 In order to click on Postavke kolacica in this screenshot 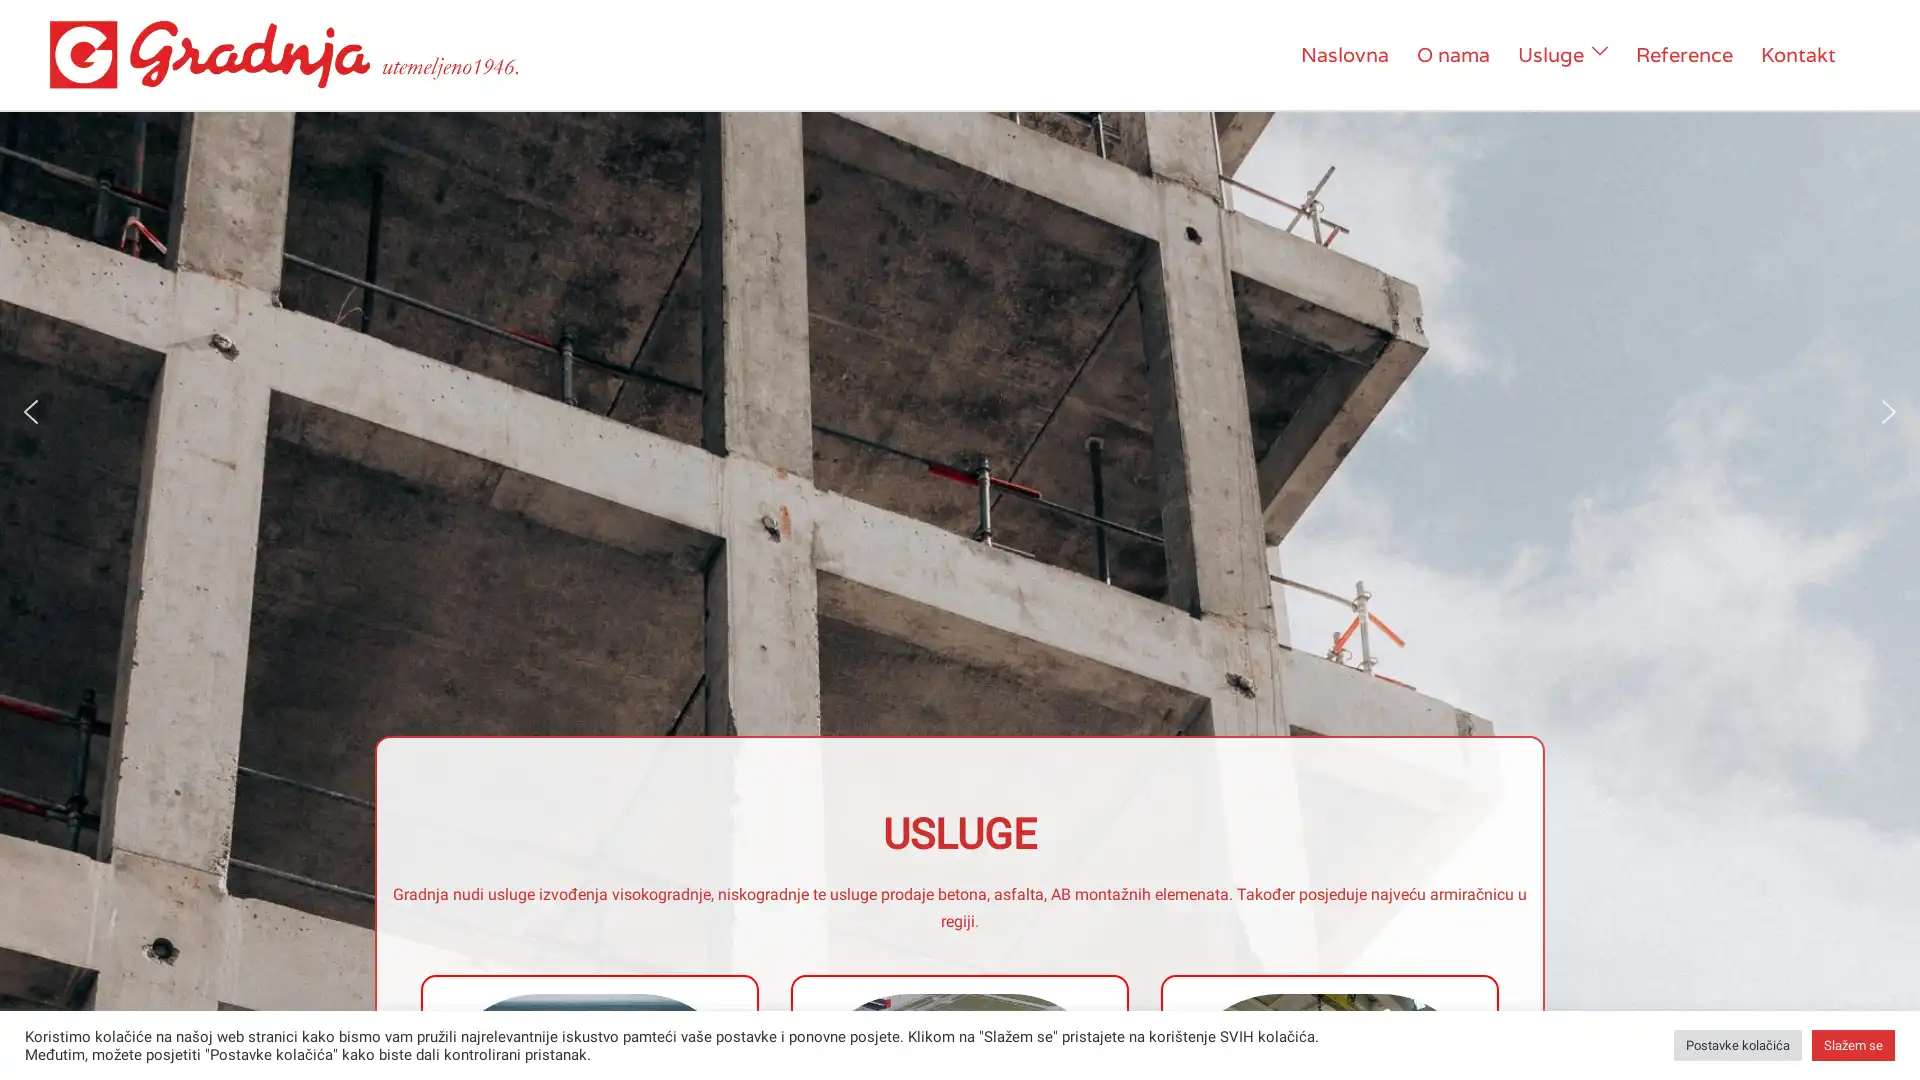, I will do `click(1736, 1044)`.